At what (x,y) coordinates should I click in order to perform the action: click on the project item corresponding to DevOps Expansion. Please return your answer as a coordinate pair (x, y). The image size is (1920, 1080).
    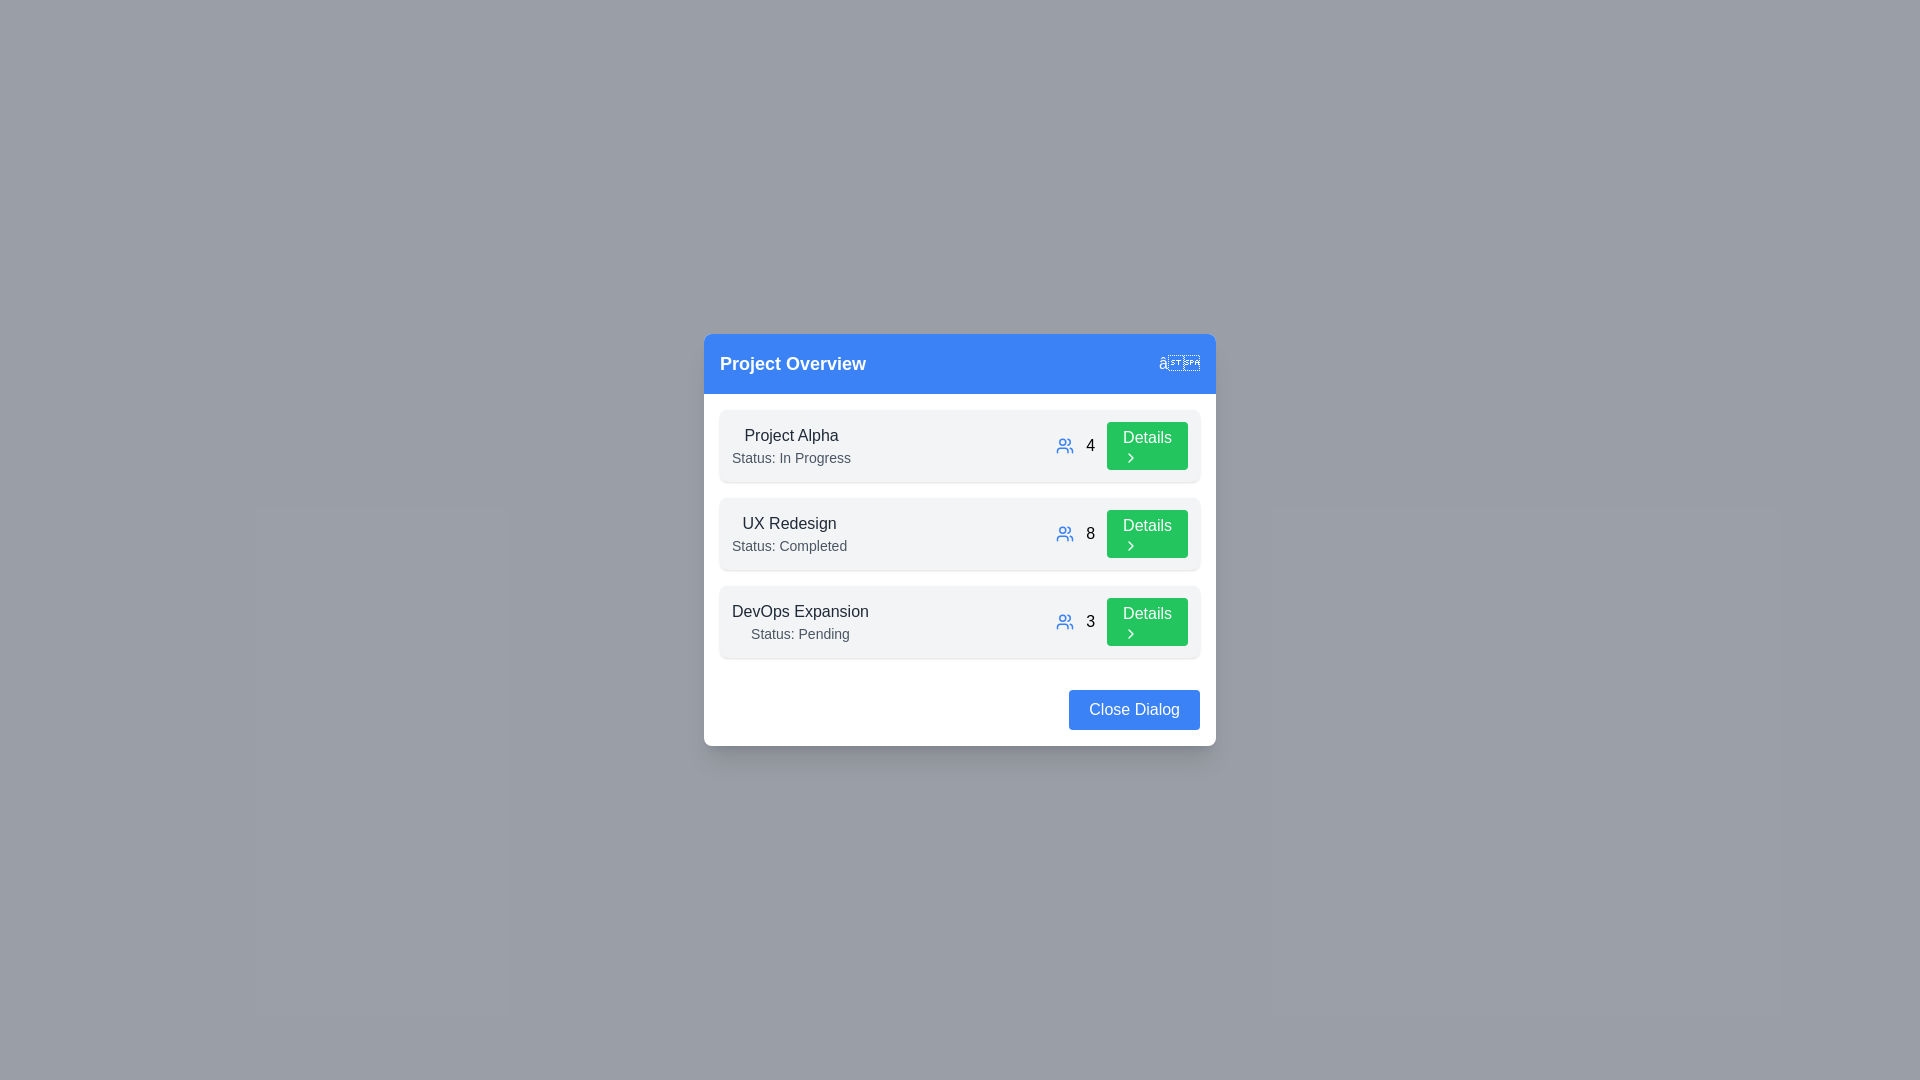
    Looking at the image, I should click on (960, 620).